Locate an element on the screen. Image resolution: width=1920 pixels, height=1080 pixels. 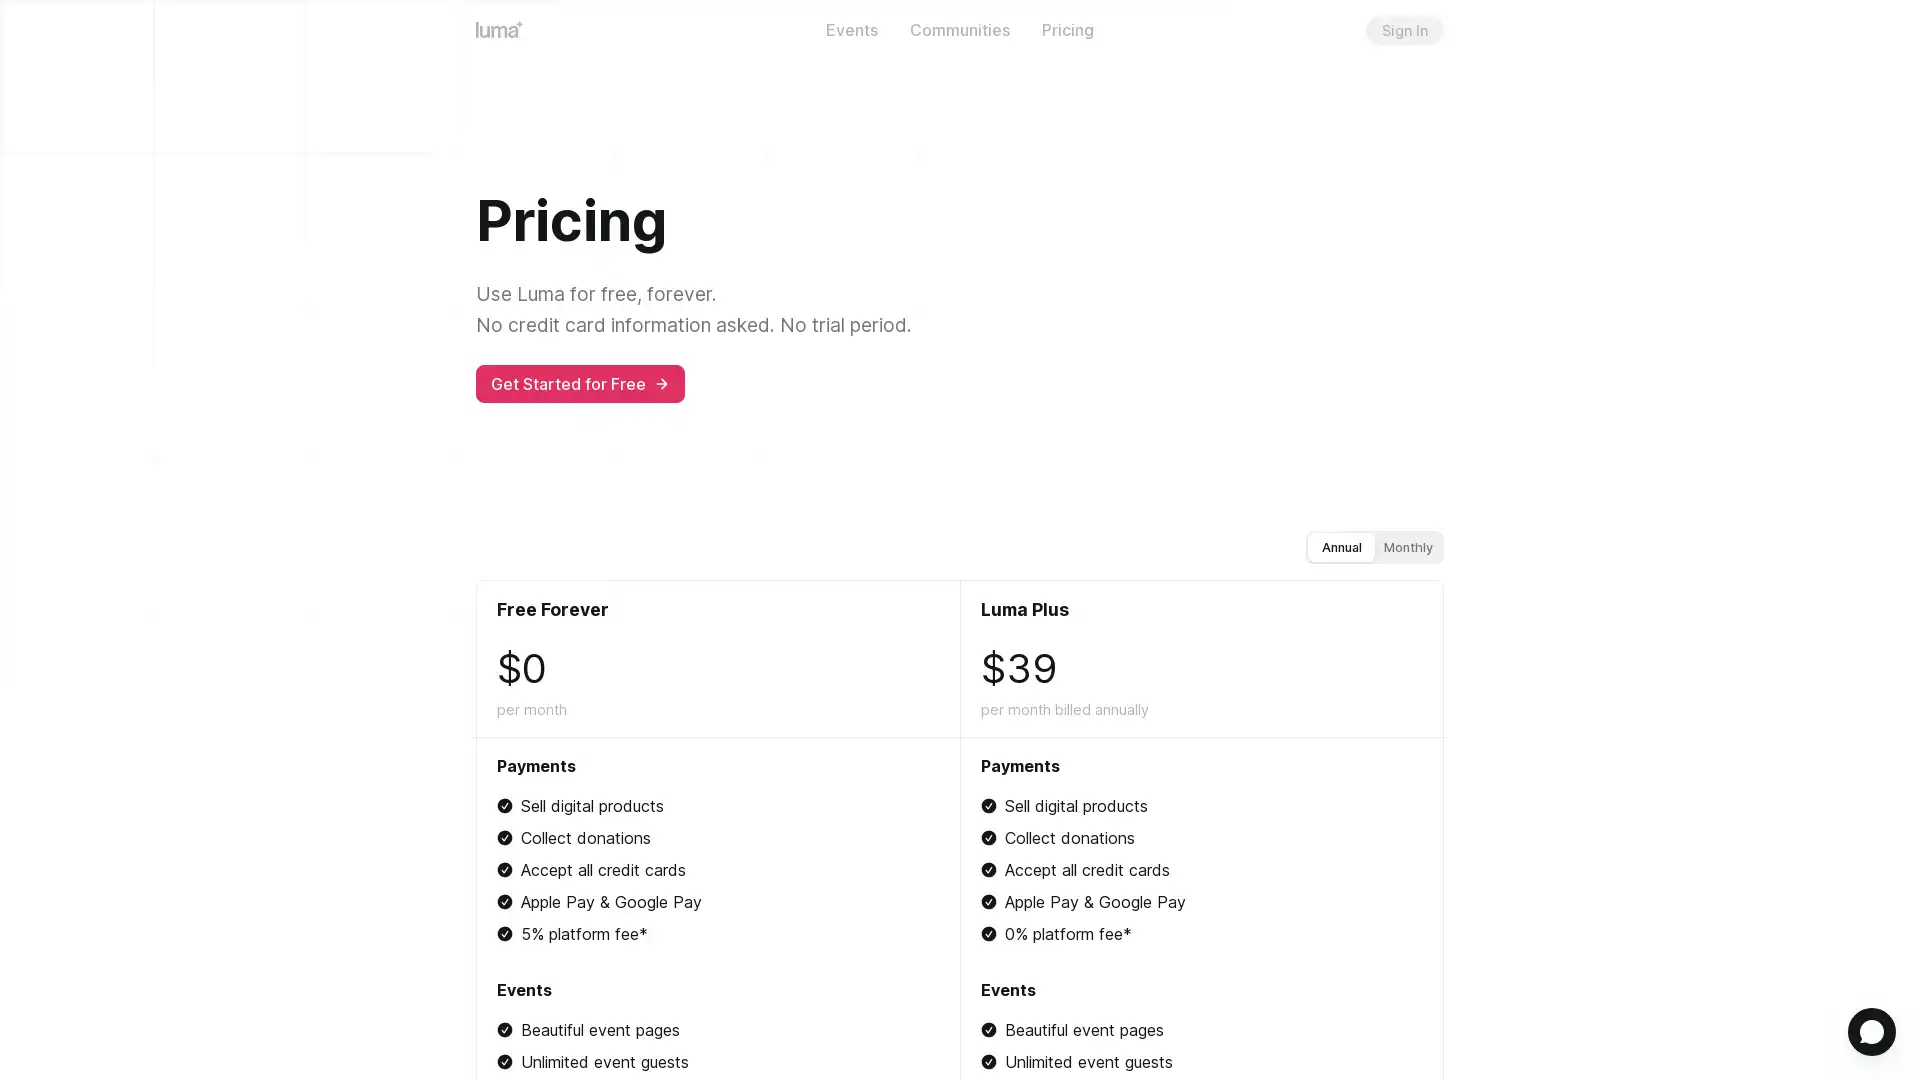
1 is located at coordinates (1871, 1032).